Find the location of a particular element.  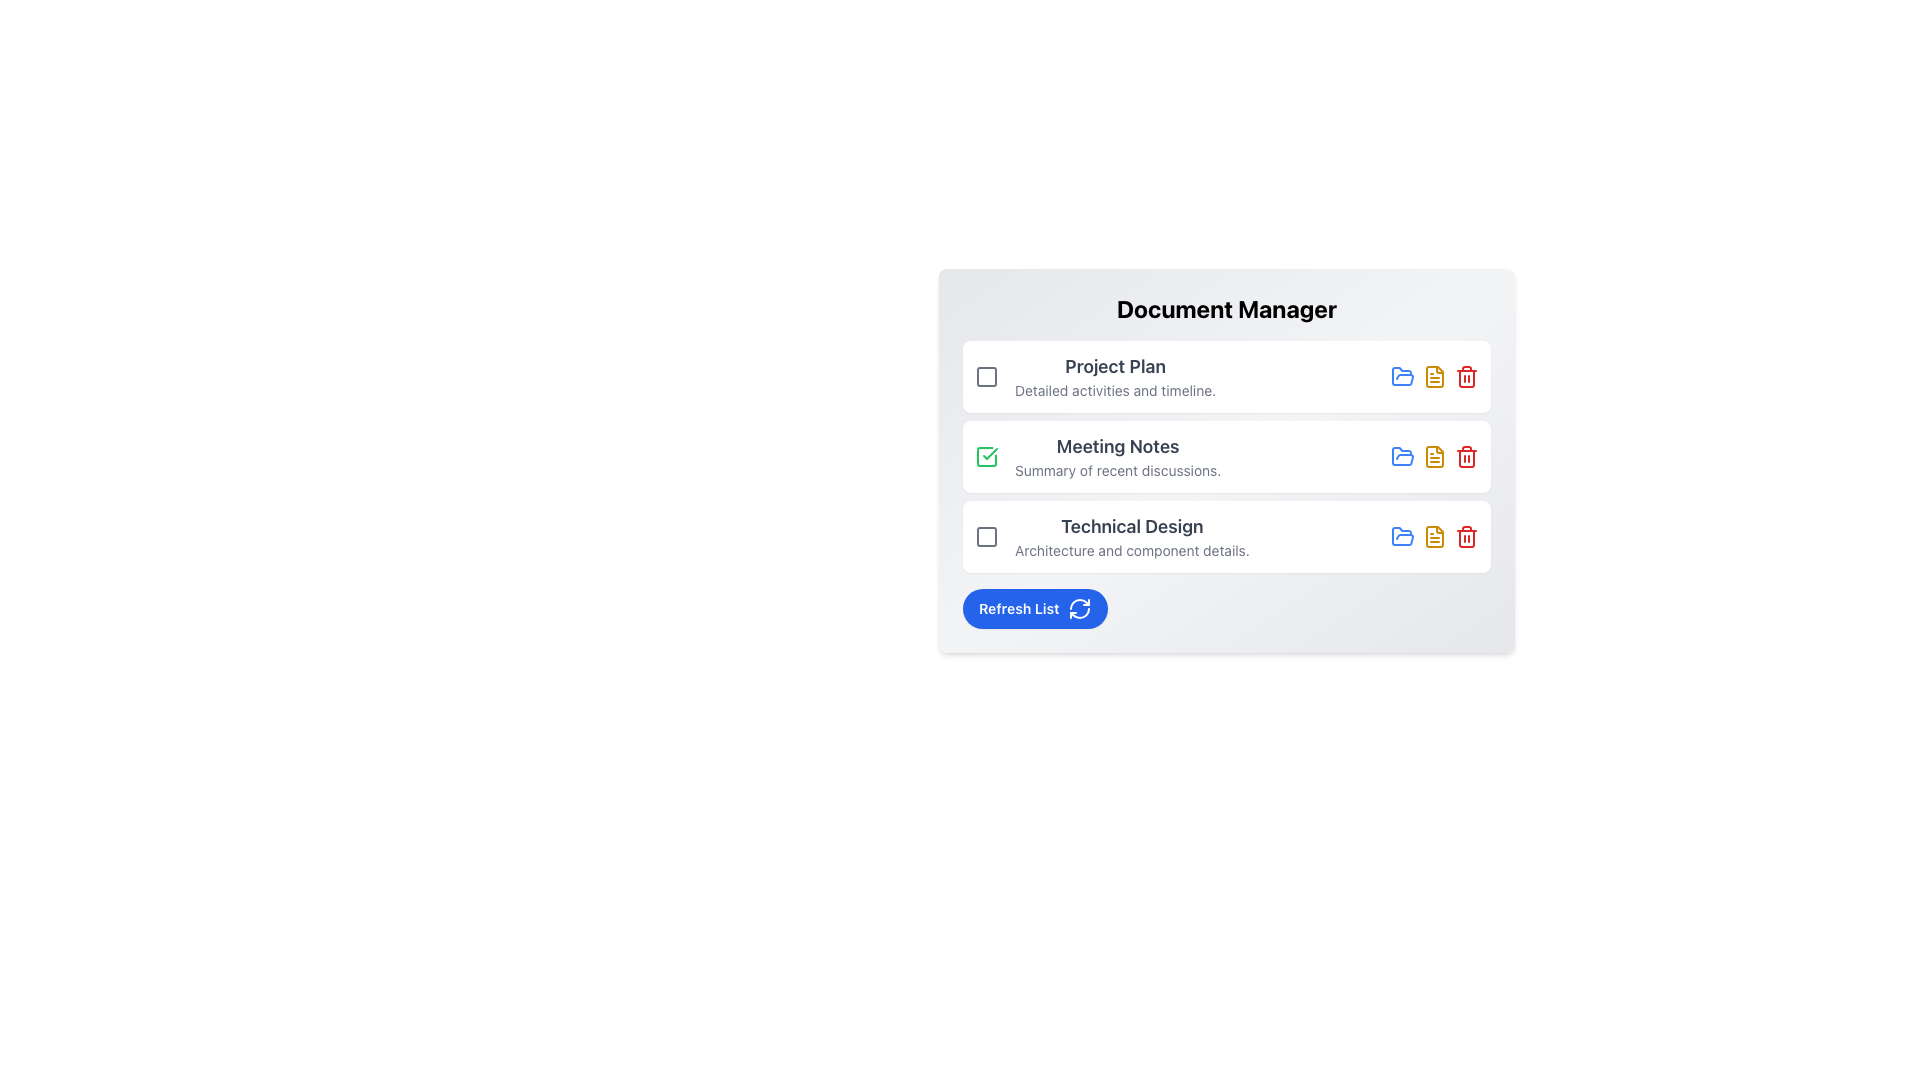

the static text label titled 'Project Plan' which describes 'Detailed activities and timeline.' is located at coordinates (1114, 377).